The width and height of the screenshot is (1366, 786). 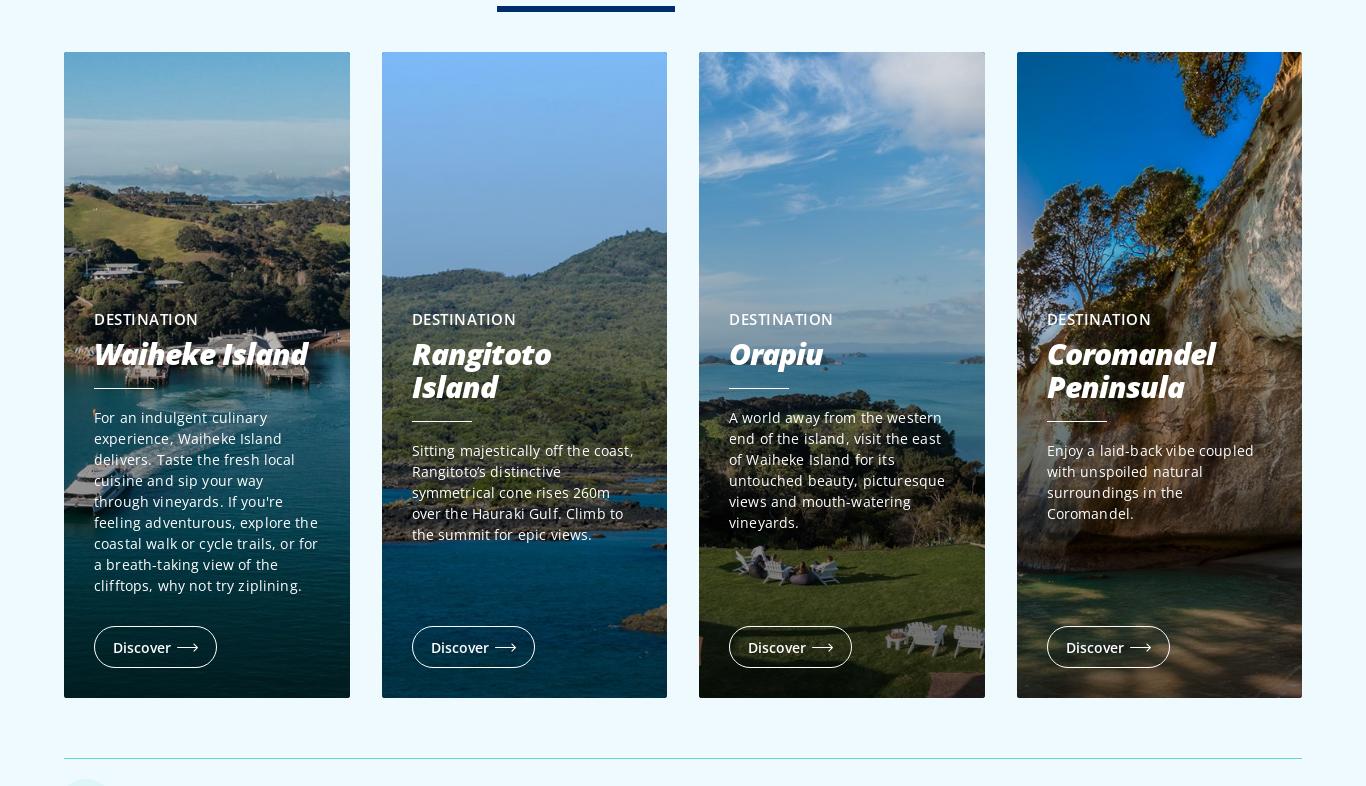 What do you see at coordinates (1044, 480) in the screenshot?
I see `'Enjoy a laid-back vibe coupled with unspoiled natural surroundings in the Coromandel.'` at bounding box center [1044, 480].